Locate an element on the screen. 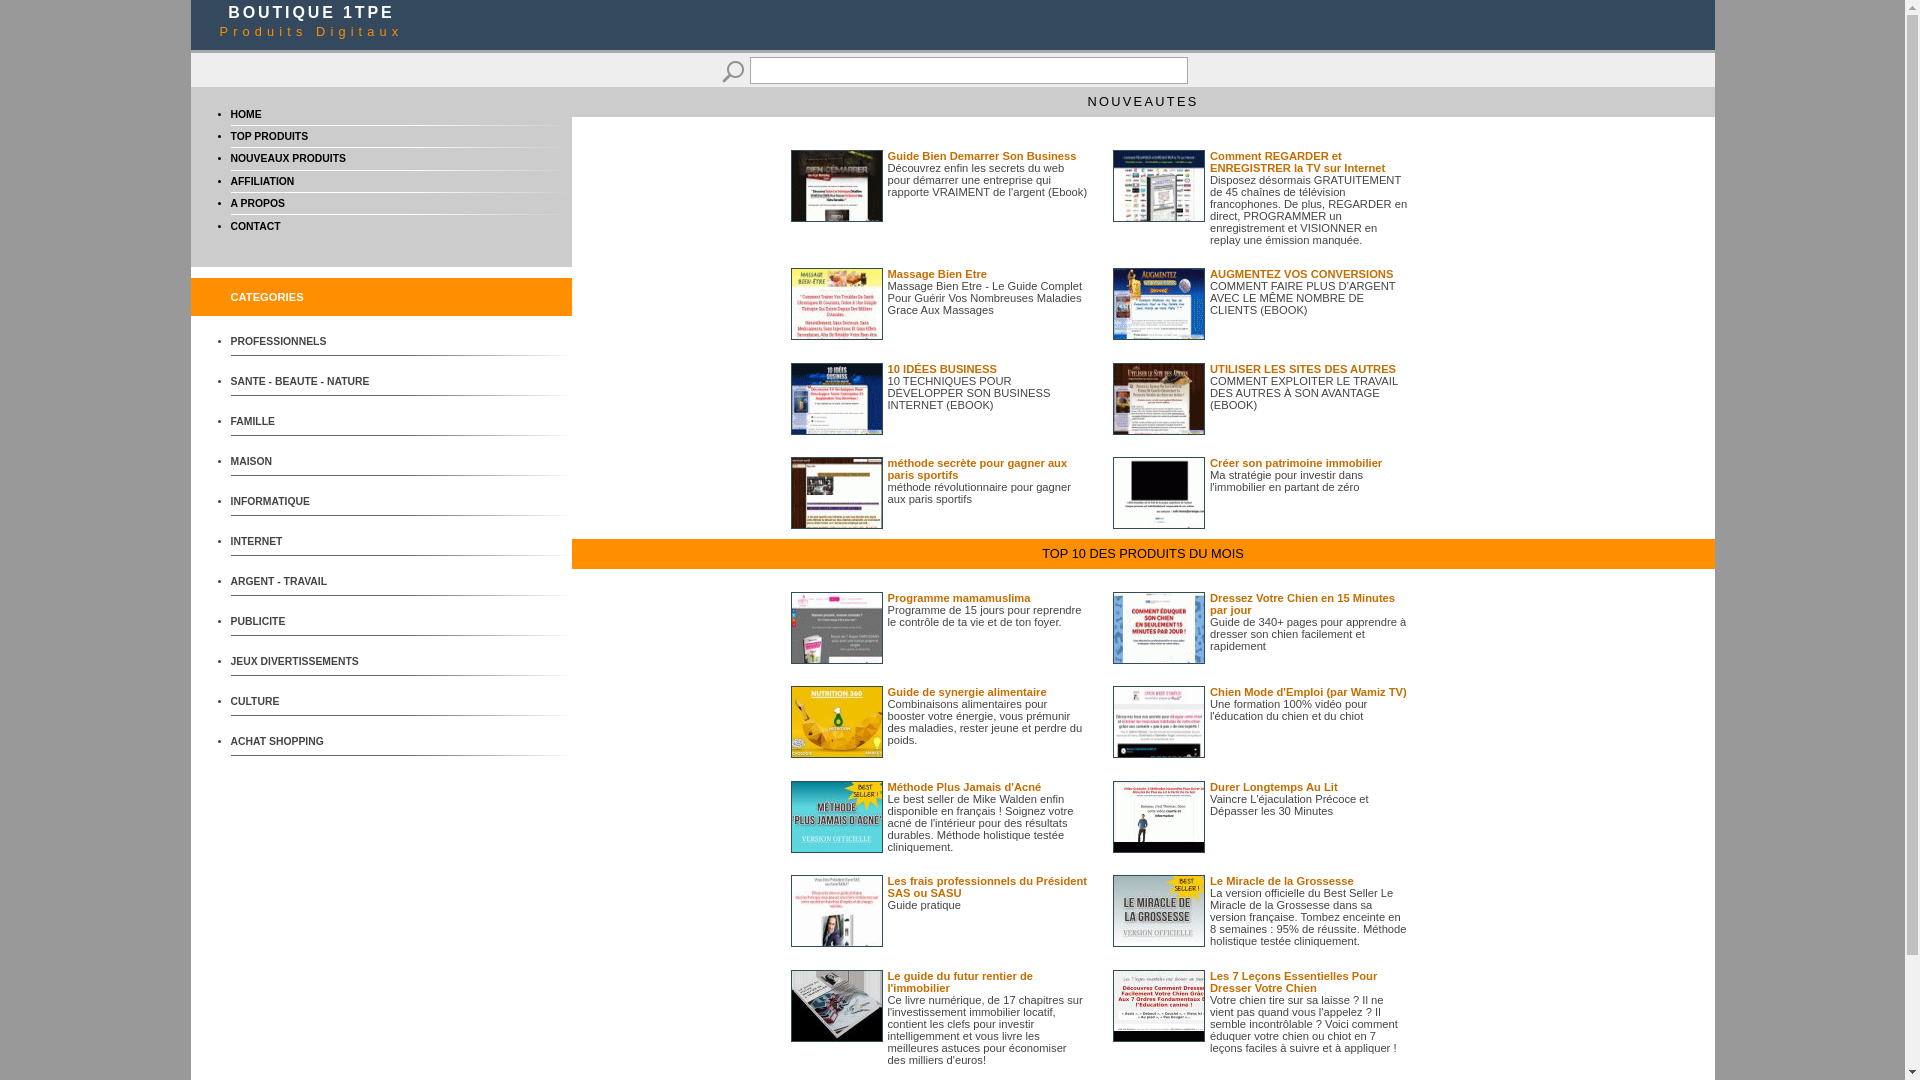 The width and height of the screenshot is (1920, 1080). 'A PROPOS' is located at coordinates (256, 203).